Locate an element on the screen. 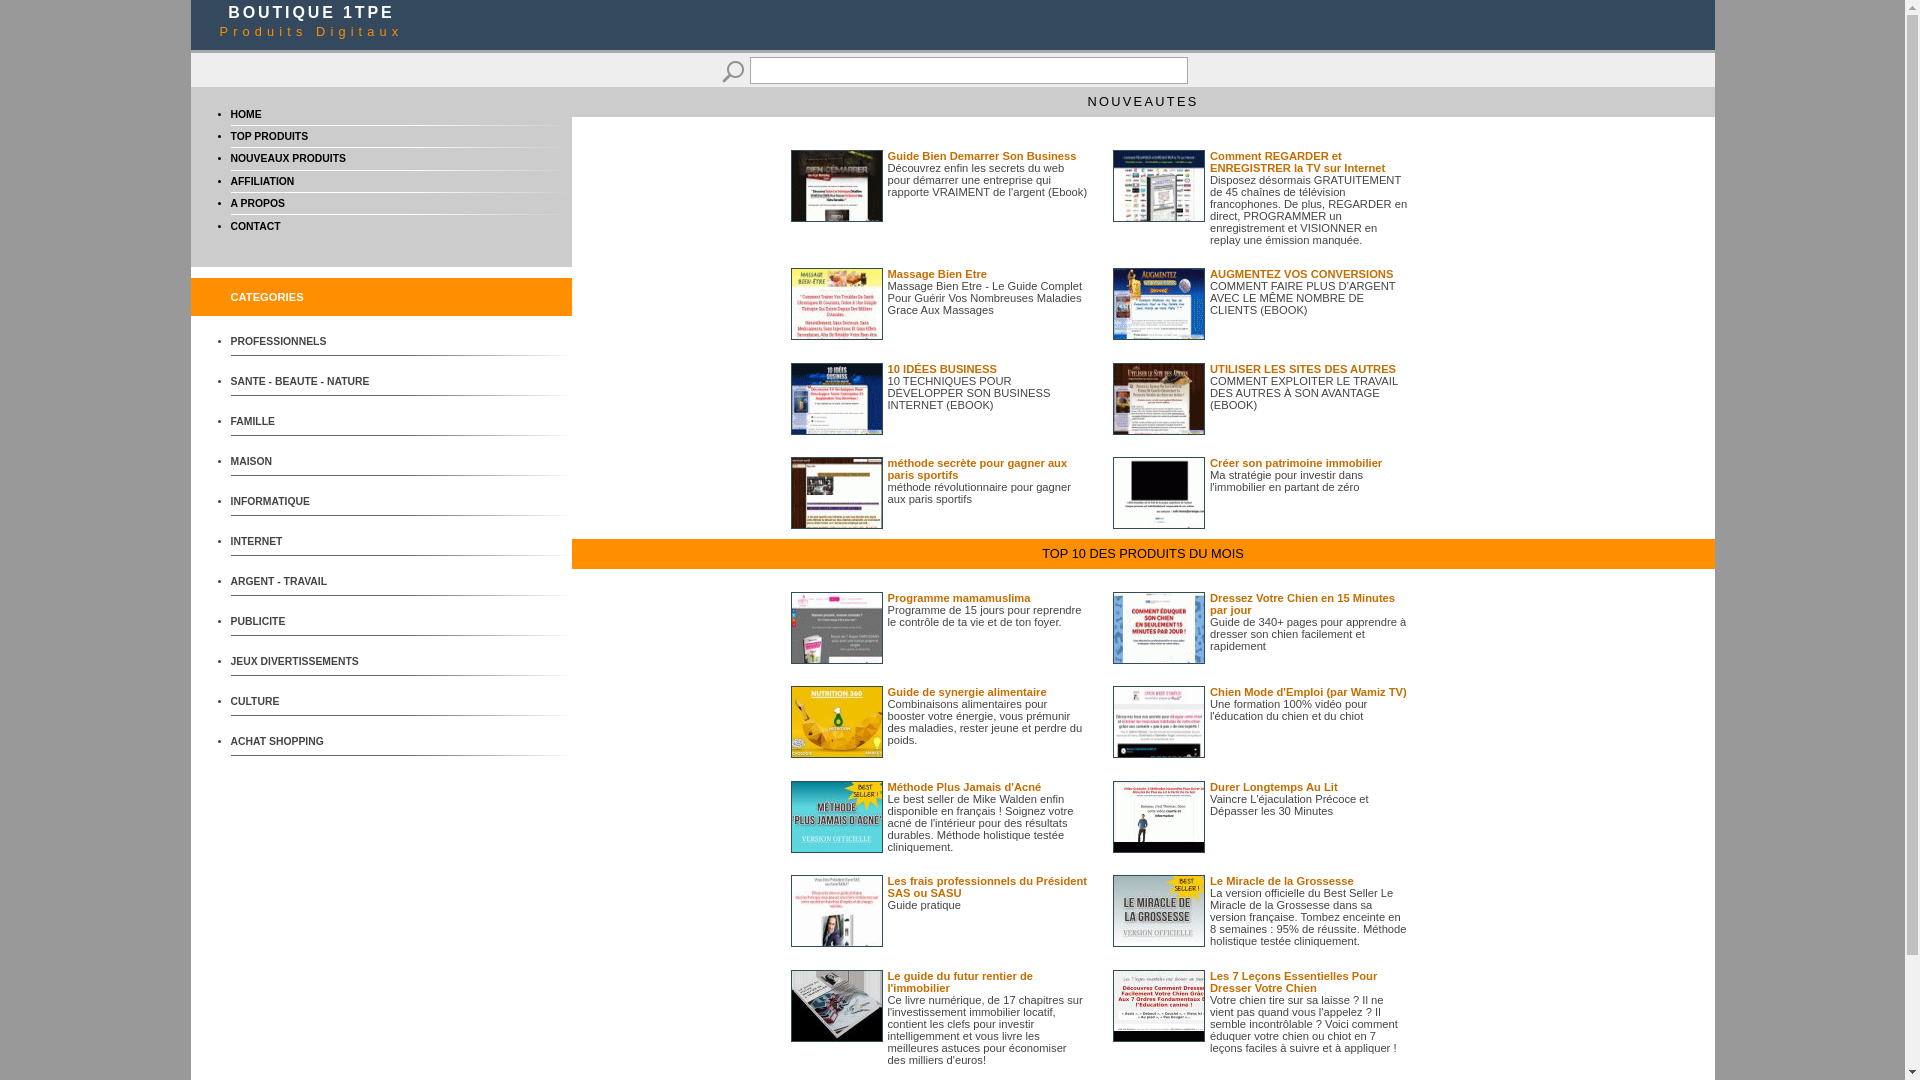 The width and height of the screenshot is (1920, 1080). 'A PROPOS' is located at coordinates (256, 203).